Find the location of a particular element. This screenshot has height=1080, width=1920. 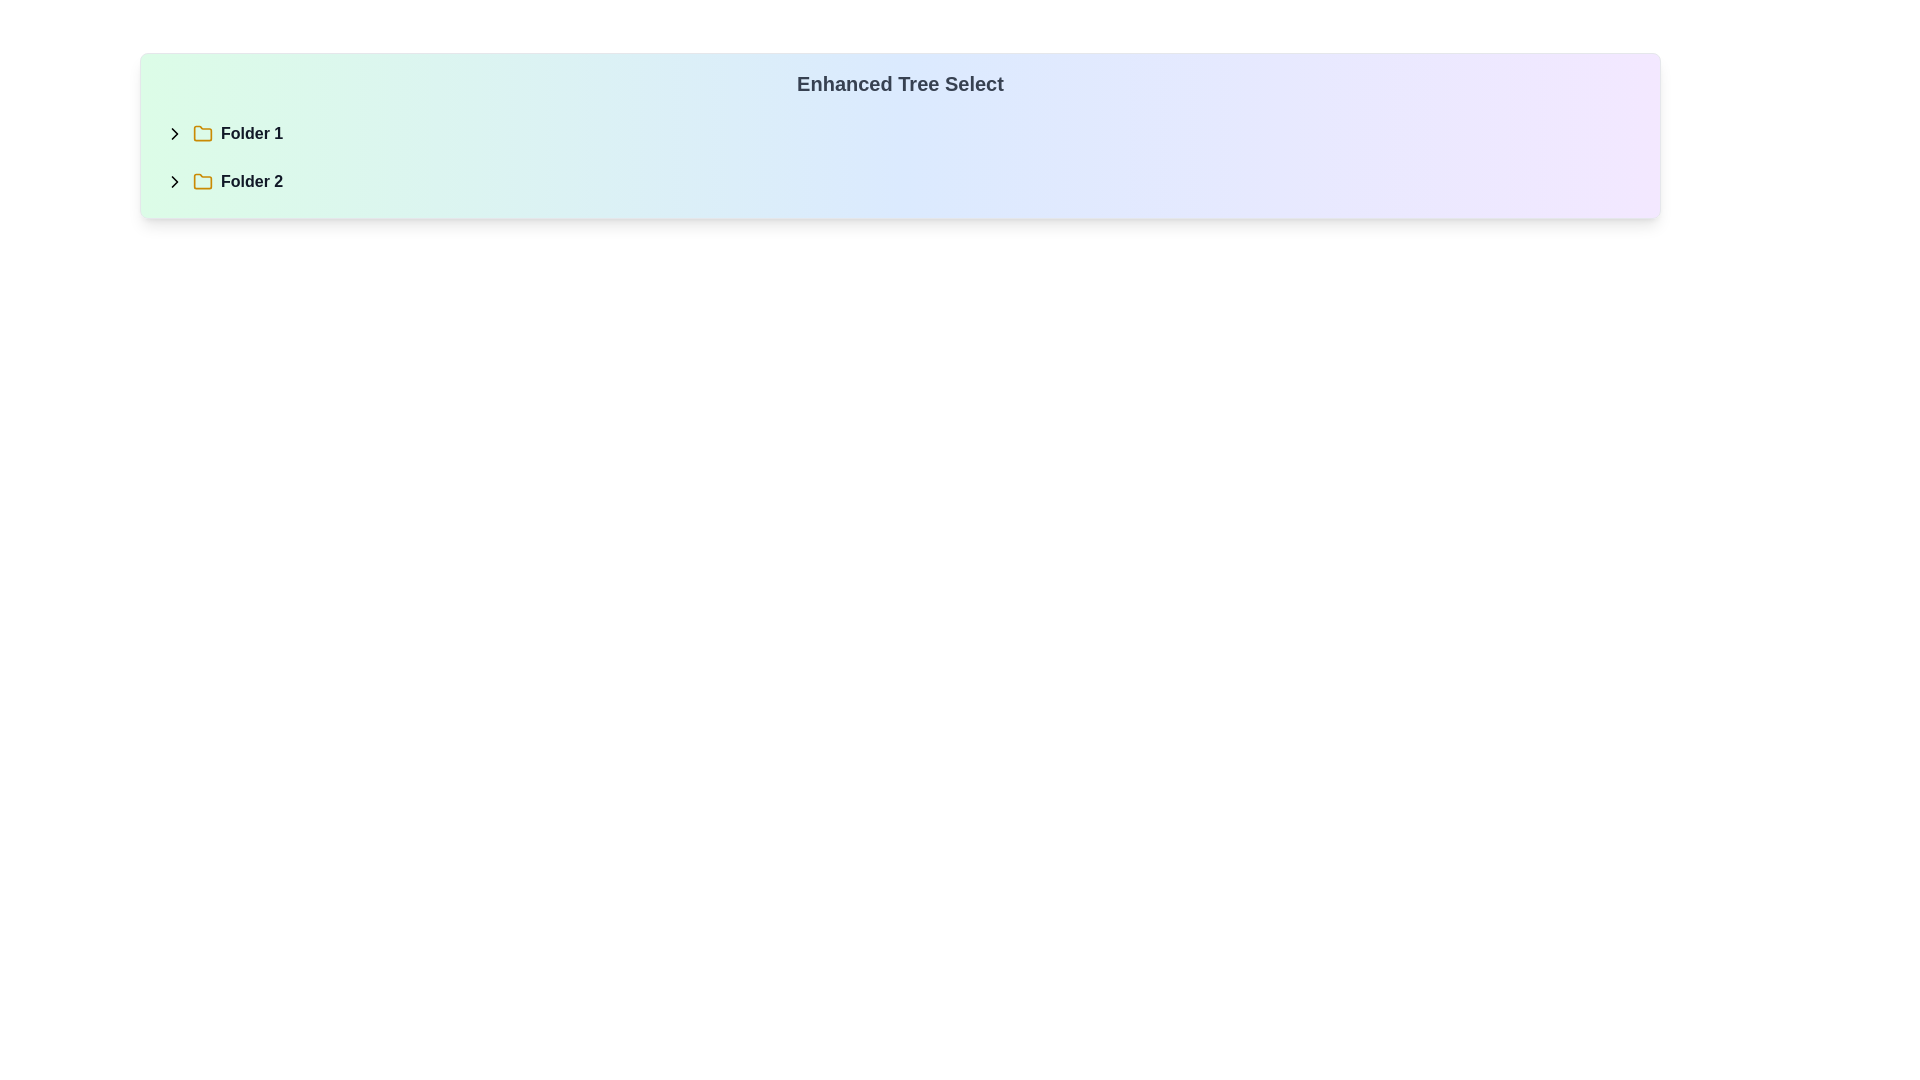

the folder icon located in the selection row next to the text label of 'Folder 2' is located at coordinates (202, 181).